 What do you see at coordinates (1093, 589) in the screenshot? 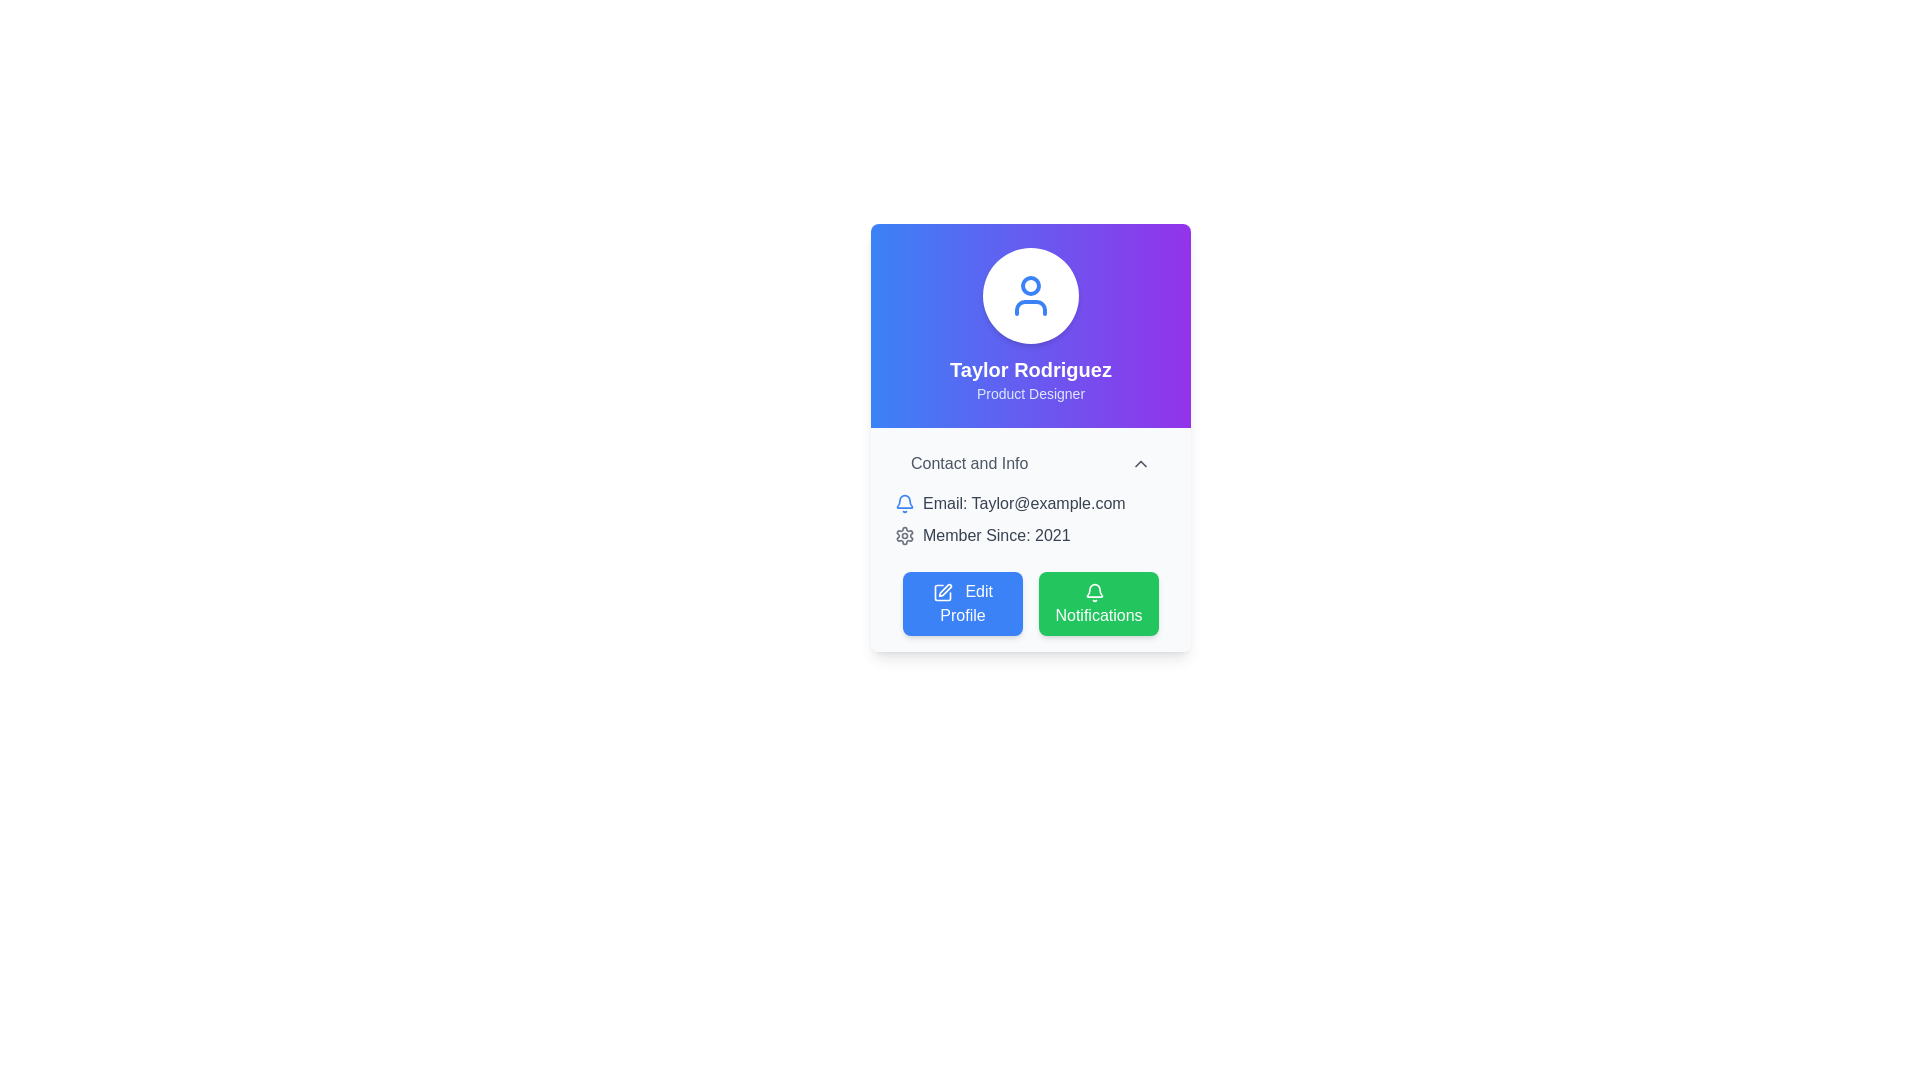
I see `the notification icon located within the green button on the user card, to the right of the 'Edit Profile' button` at bounding box center [1093, 589].